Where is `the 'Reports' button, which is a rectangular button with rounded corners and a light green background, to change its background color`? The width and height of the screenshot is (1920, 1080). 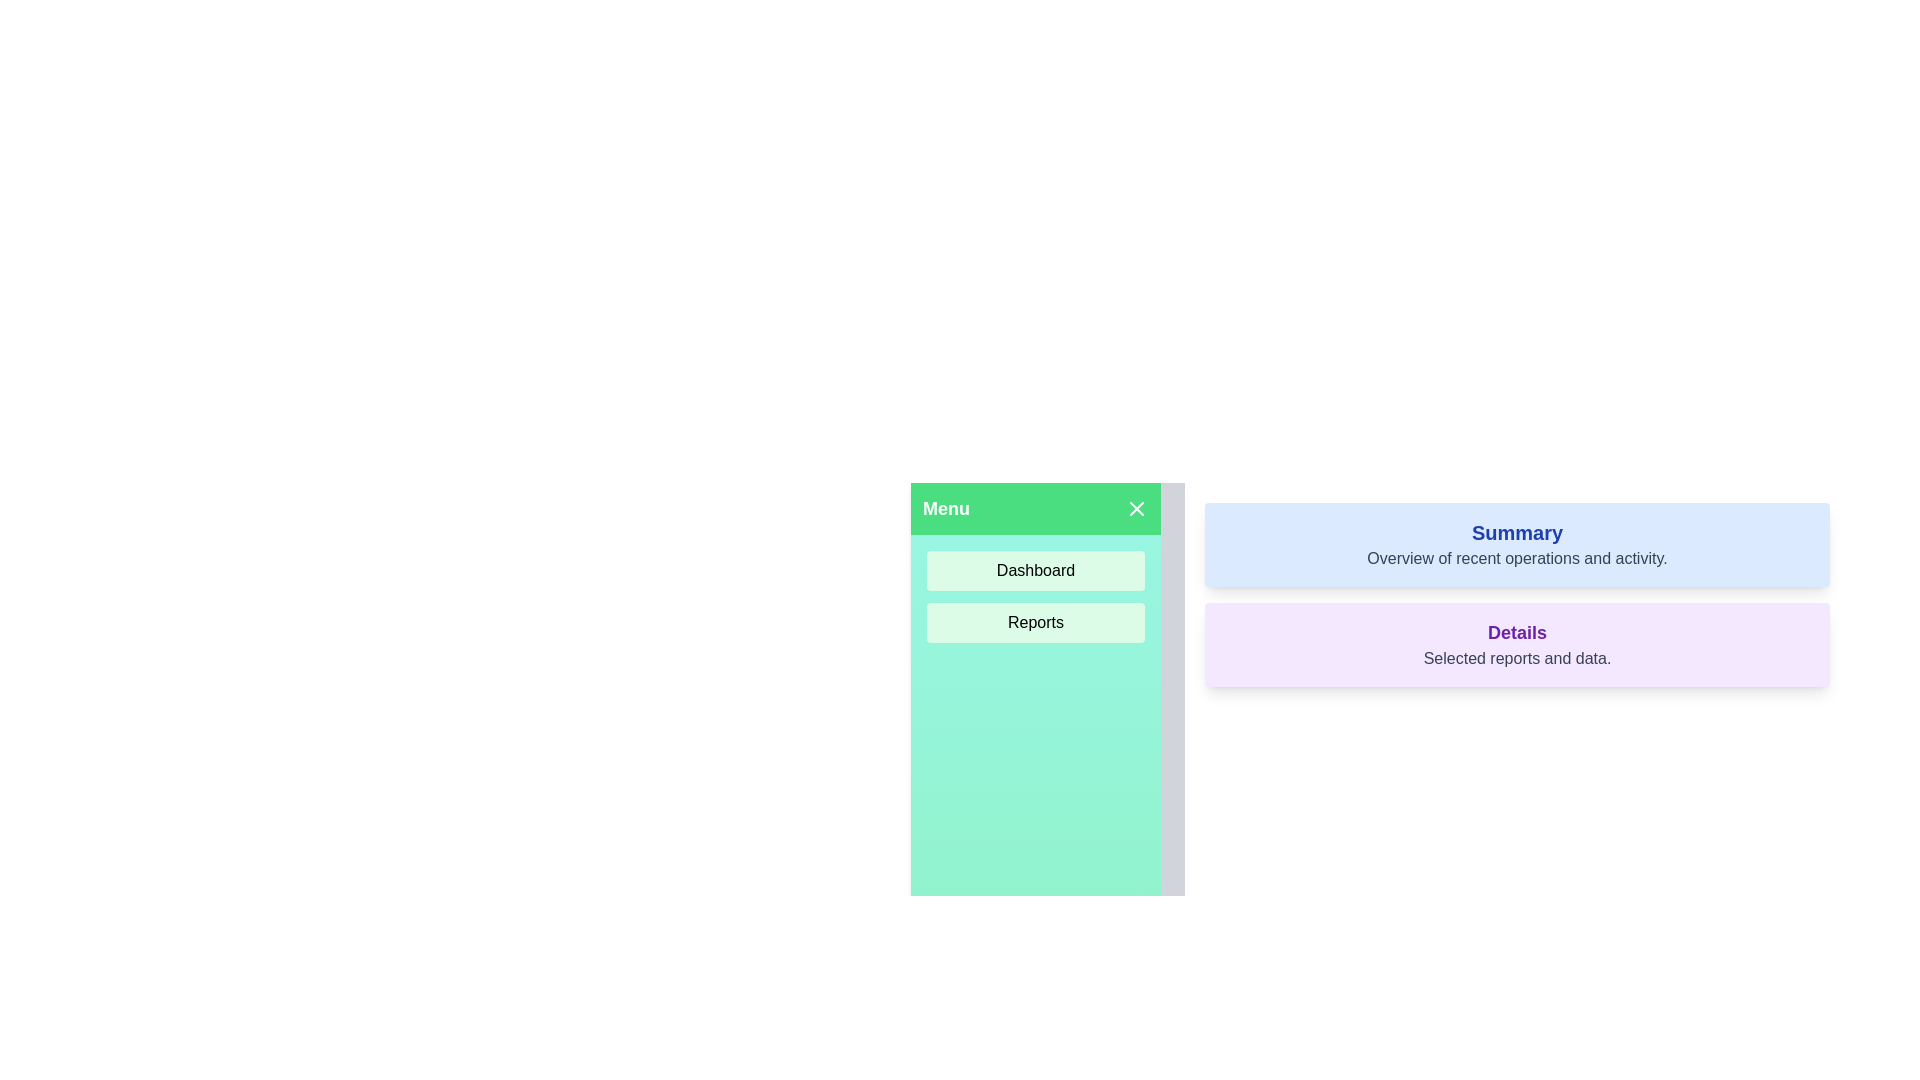
the 'Reports' button, which is a rectangular button with rounded corners and a light green background, to change its background color is located at coordinates (1036, 622).